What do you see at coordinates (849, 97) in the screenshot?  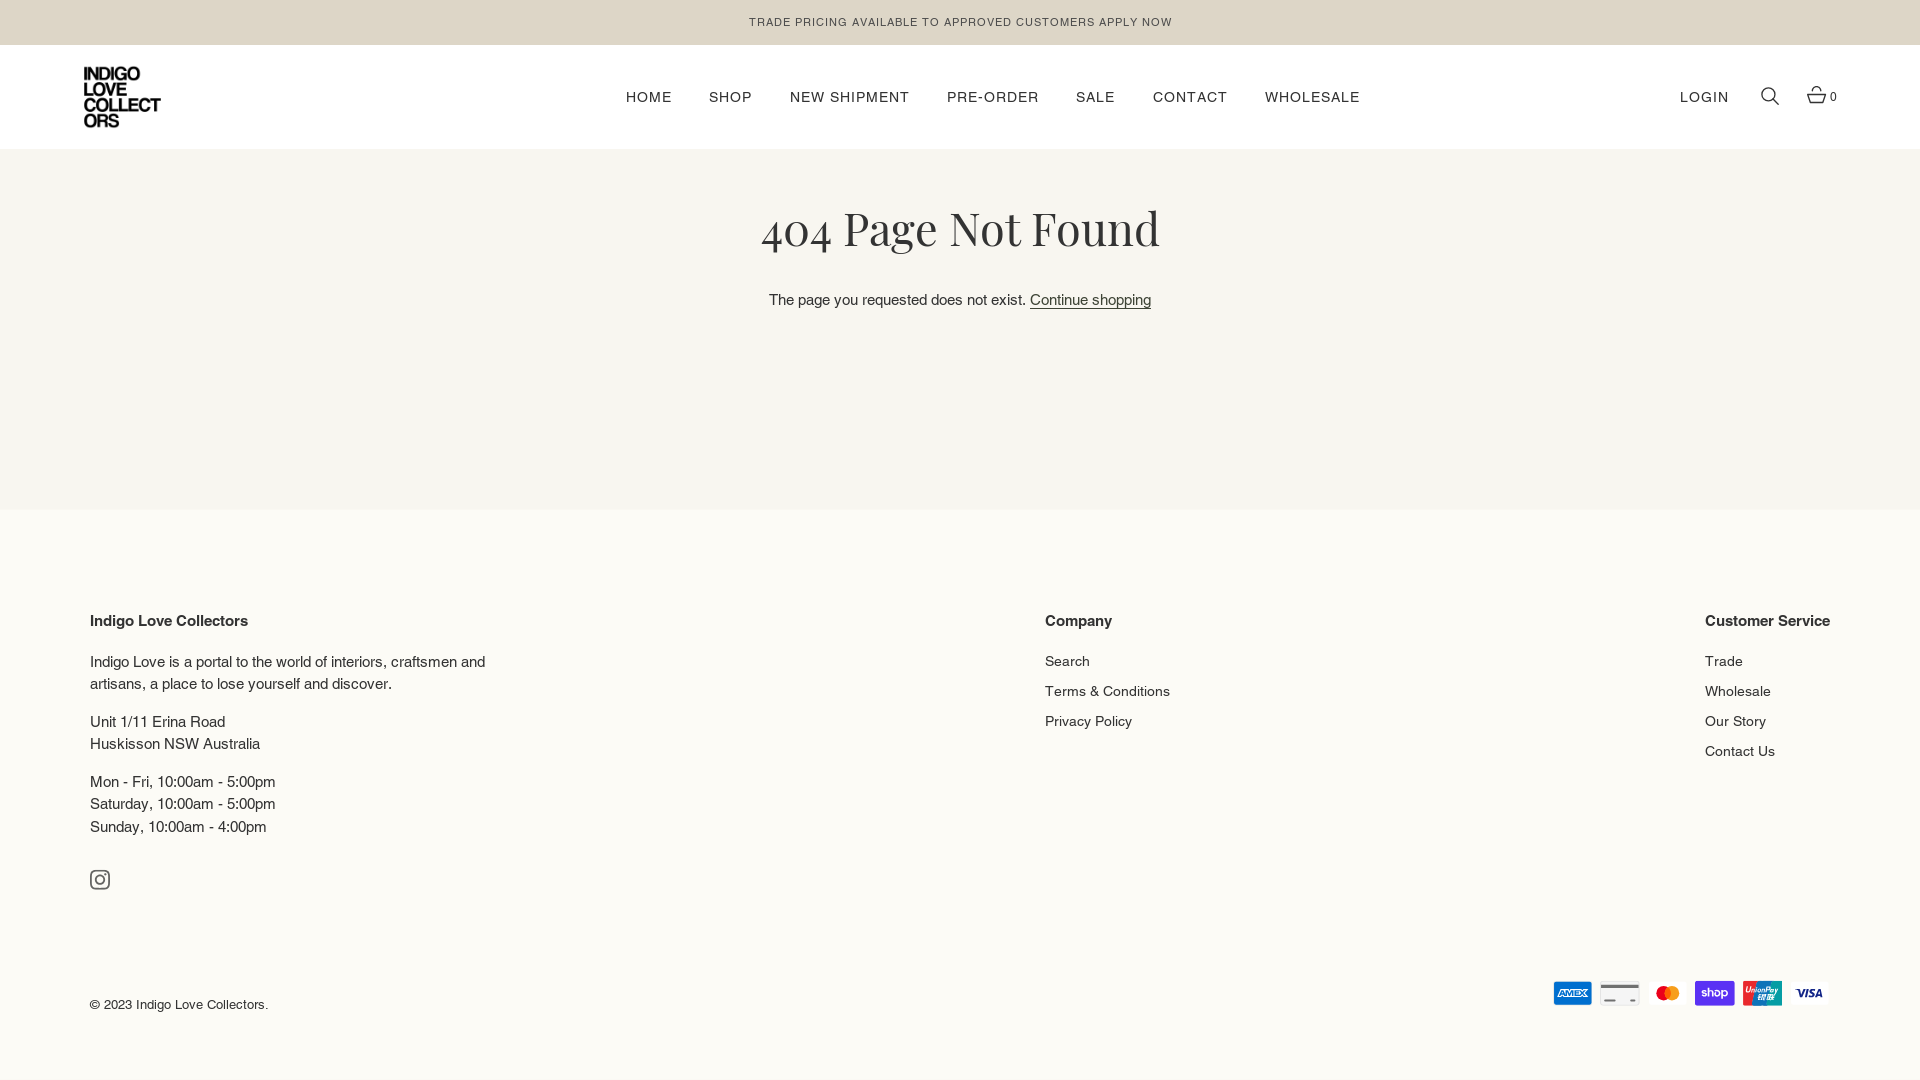 I see `'NEW SHIPMENT'` at bounding box center [849, 97].